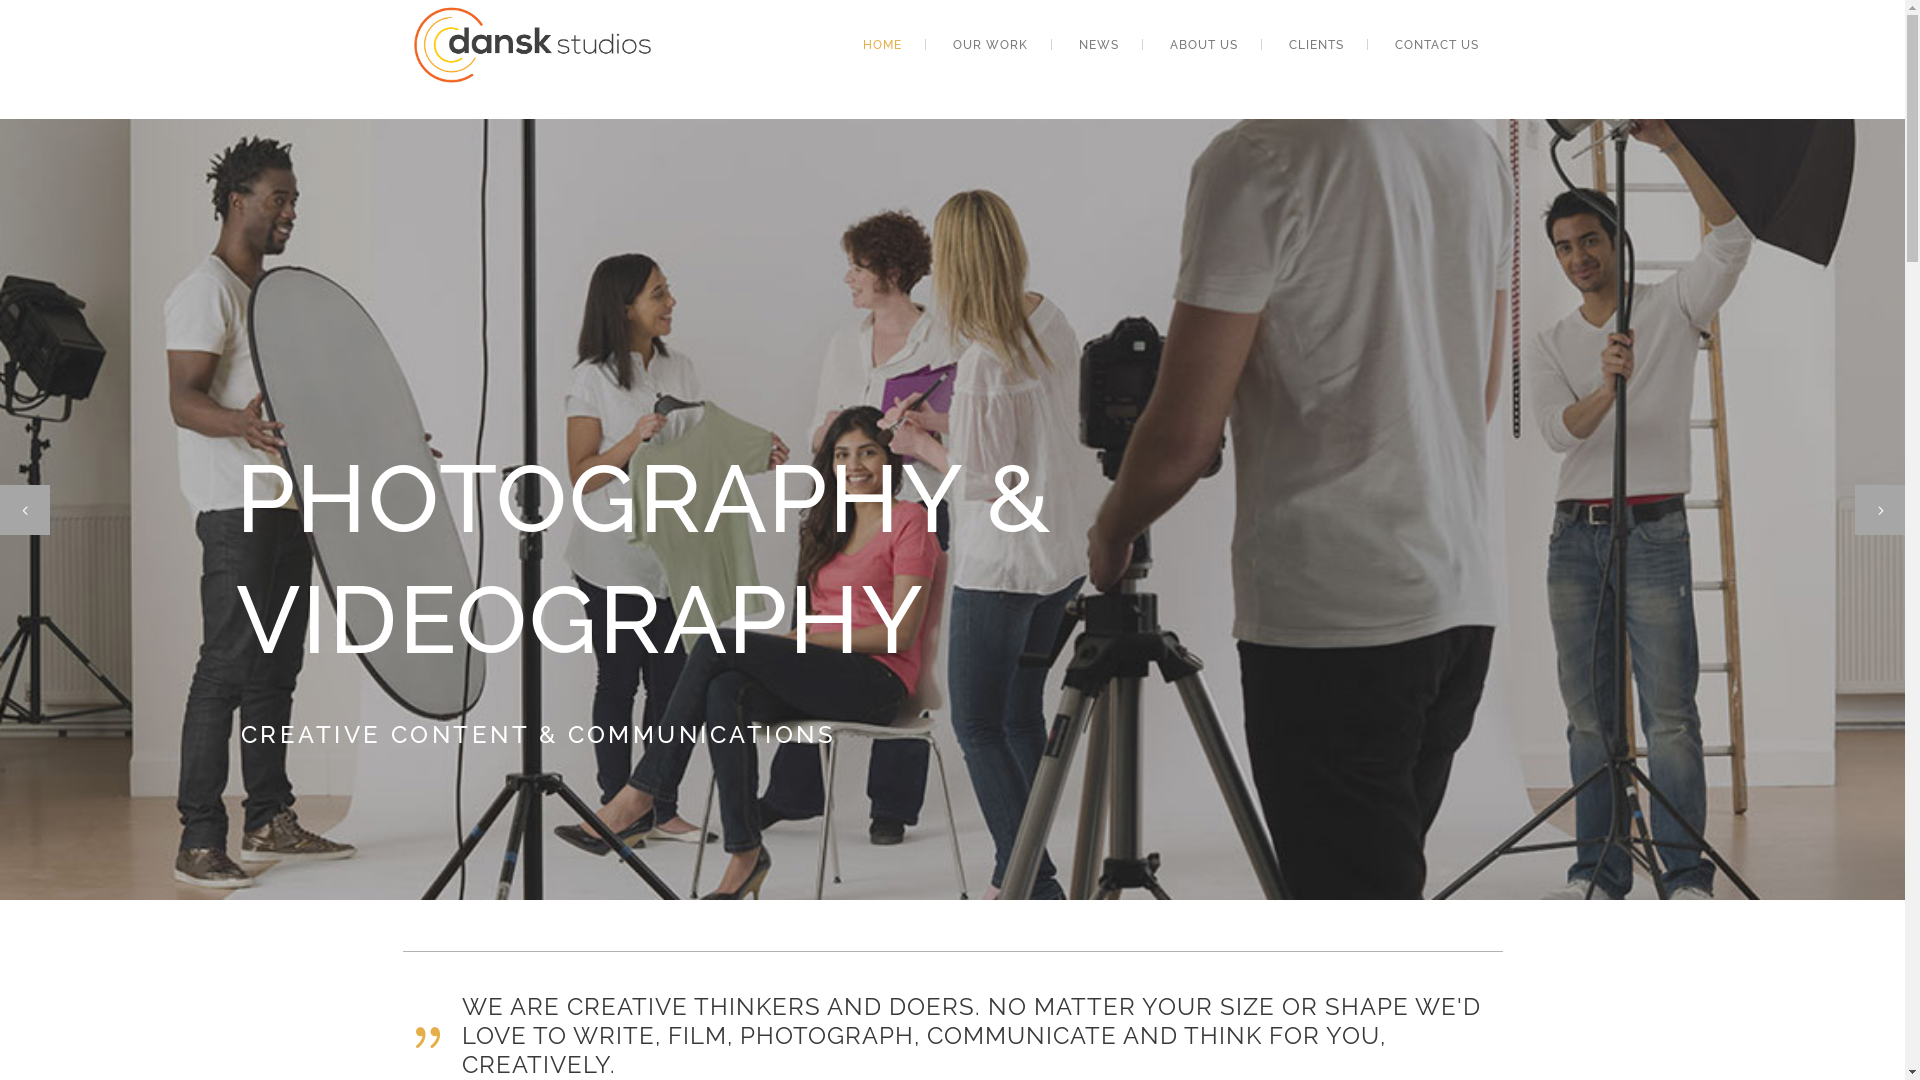  What do you see at coordinates (1262, 45) in the screenshot?
I see `'CLIENTS'` at bounding box center [1262, 45].